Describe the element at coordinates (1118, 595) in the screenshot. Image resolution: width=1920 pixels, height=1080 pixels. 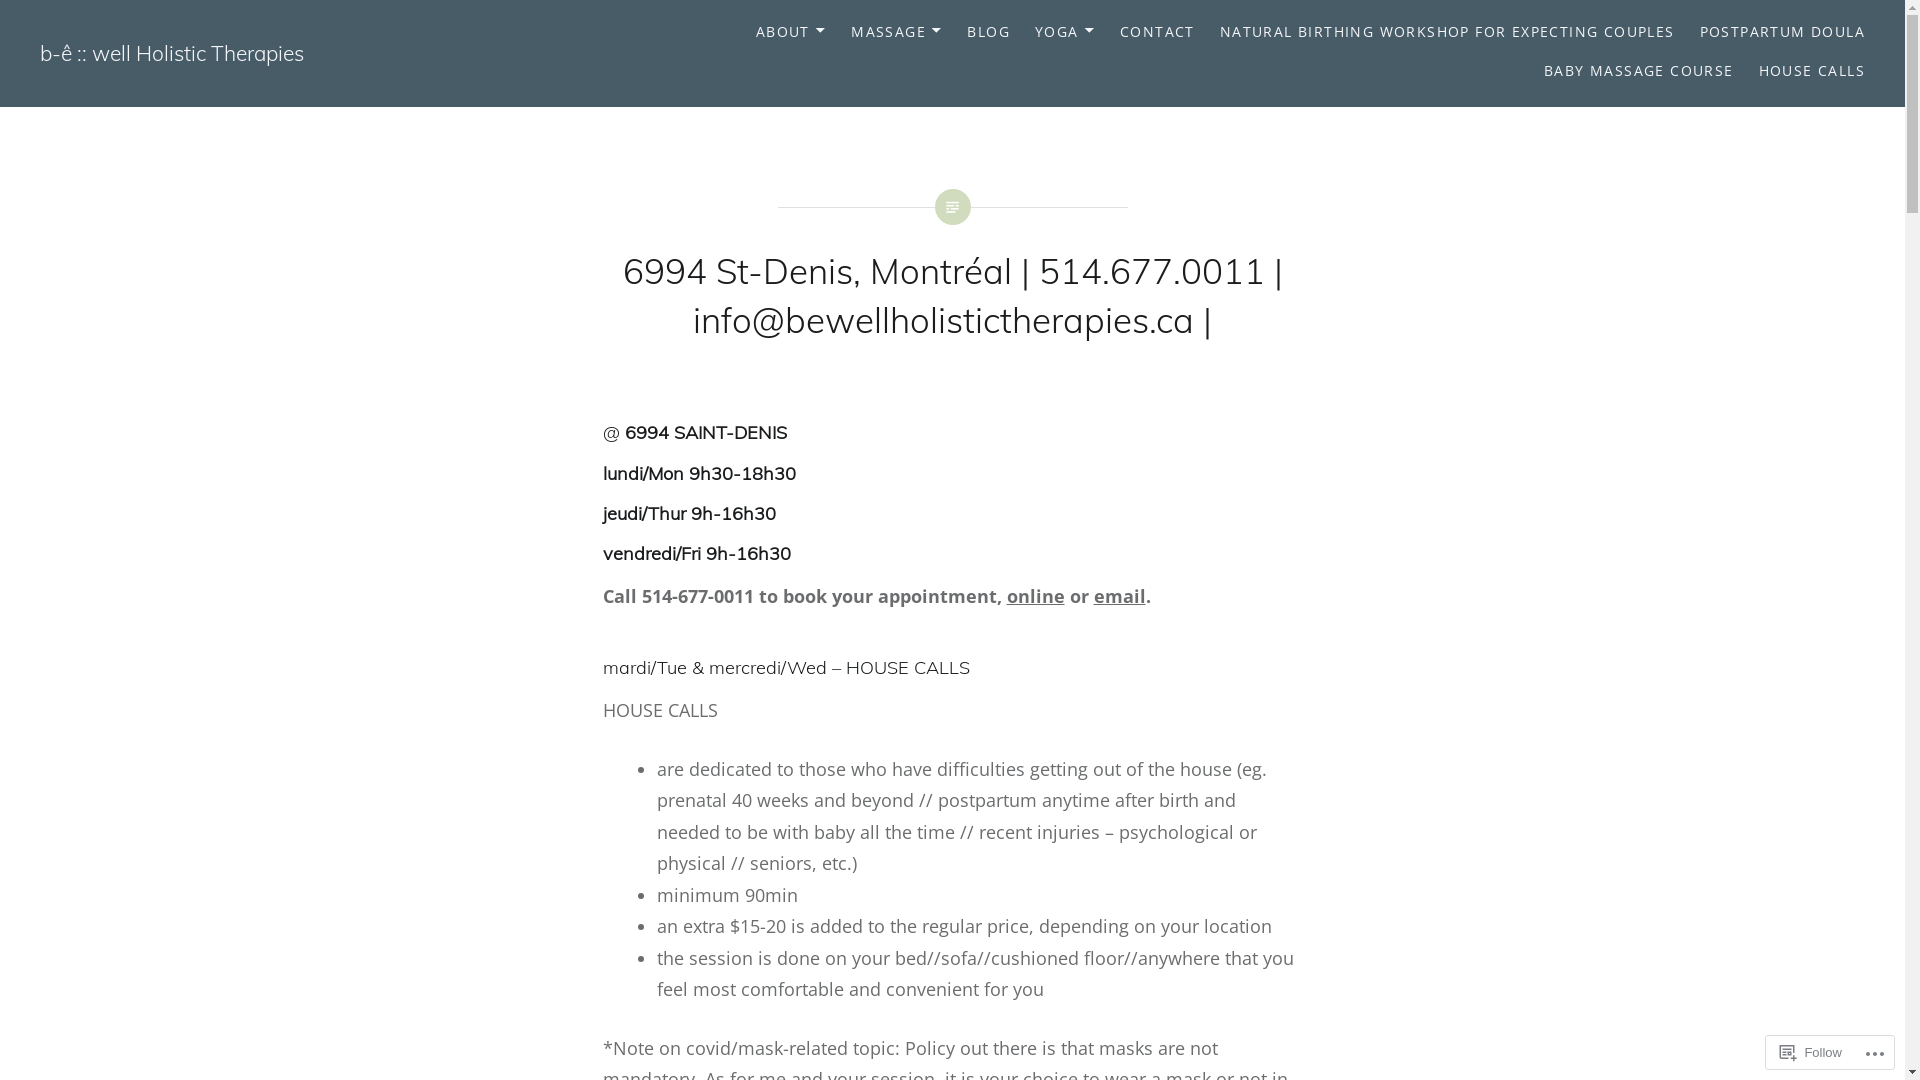
I see `'email'` at that location.